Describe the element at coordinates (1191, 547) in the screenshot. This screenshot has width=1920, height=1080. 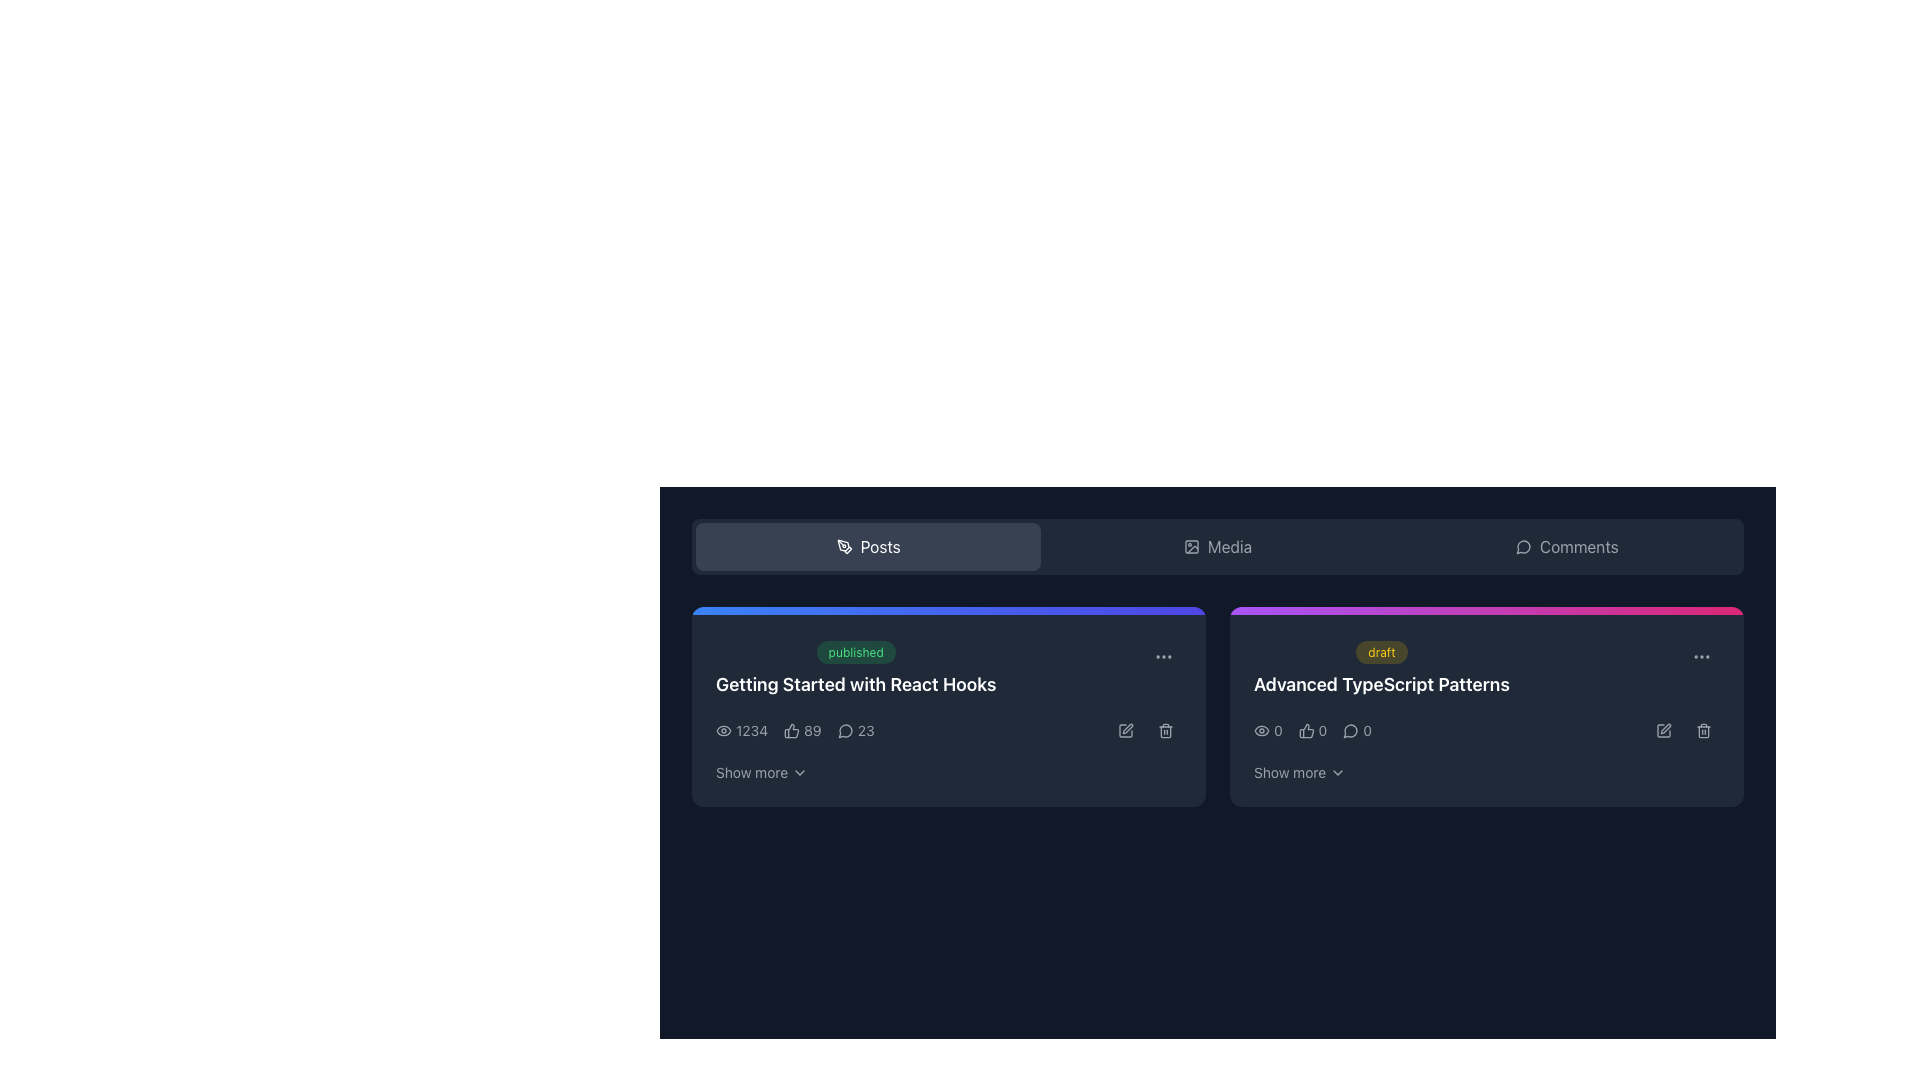
I see `icon element that resembles a picture frame, which is part of the 'Media' navigation button located at the top of the content section` at that location.